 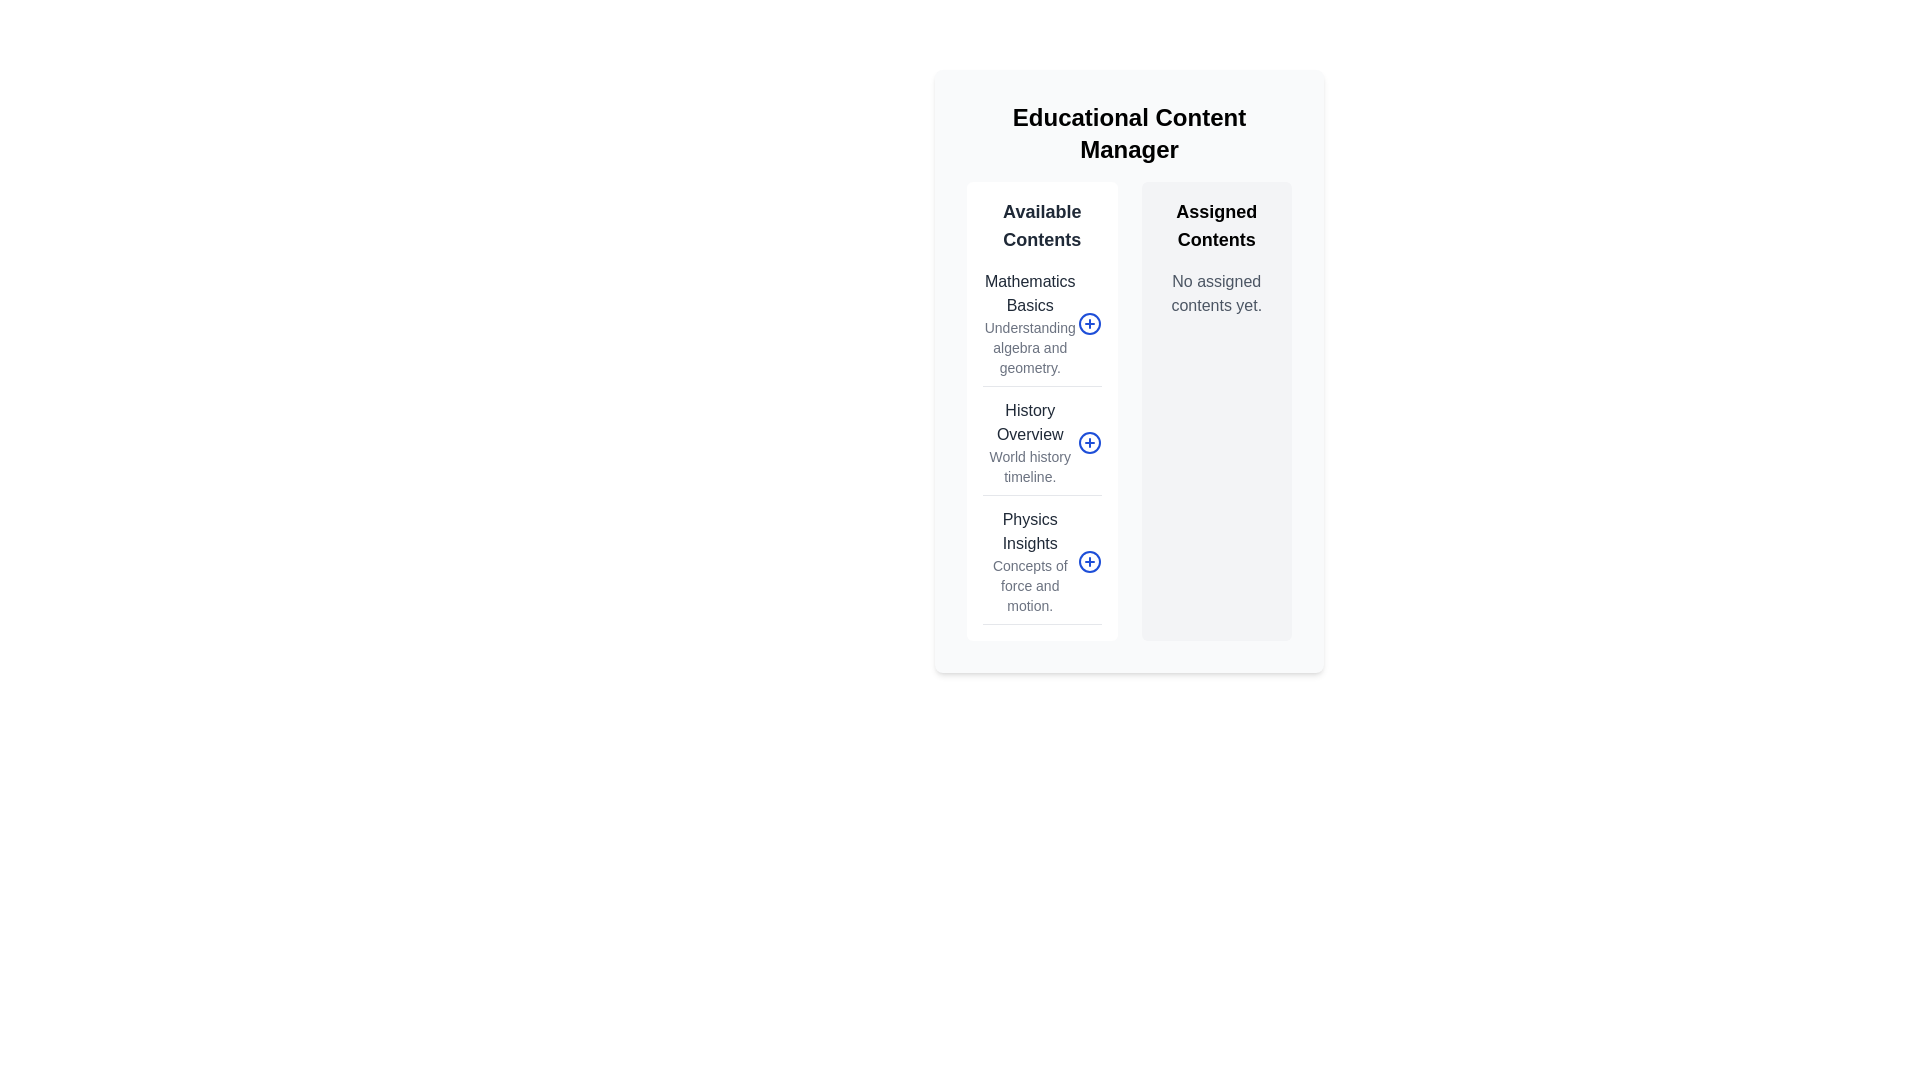 I want to click on the innermost circle of the circular icon located to the right of the 'Physics Insights' content in the 'Available Contents' column, so click(x=1088, y=562).